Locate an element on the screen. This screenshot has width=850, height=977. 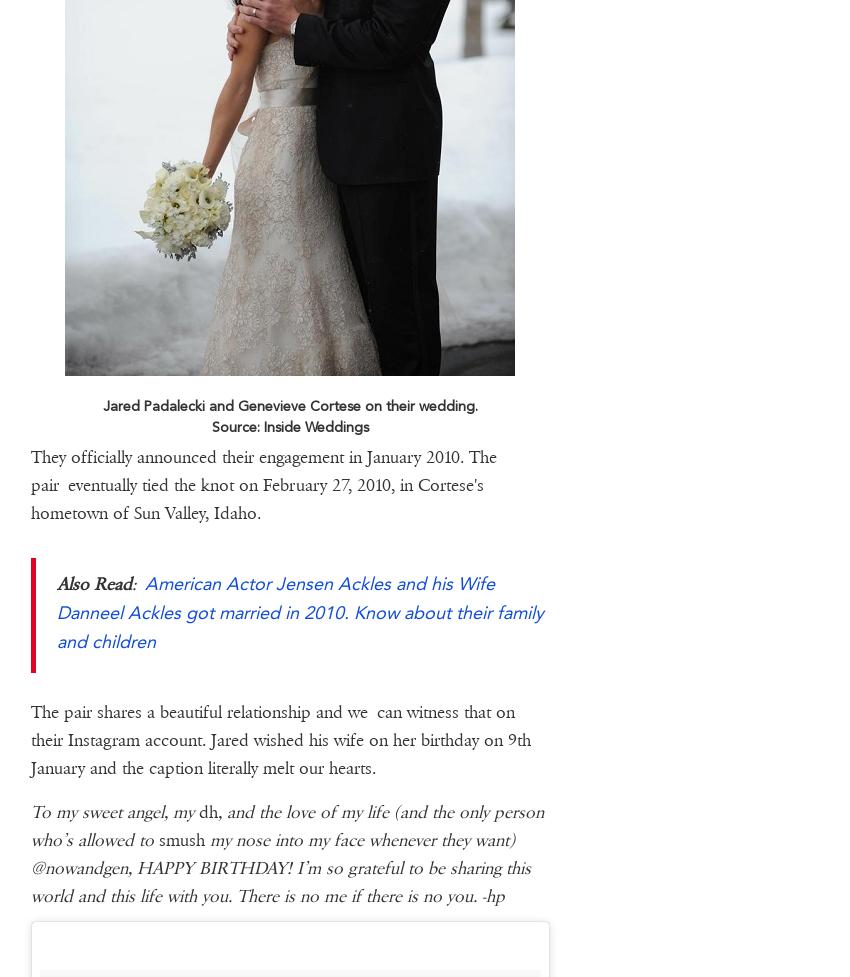
'Also Read' is located at coordinates (92, 582).